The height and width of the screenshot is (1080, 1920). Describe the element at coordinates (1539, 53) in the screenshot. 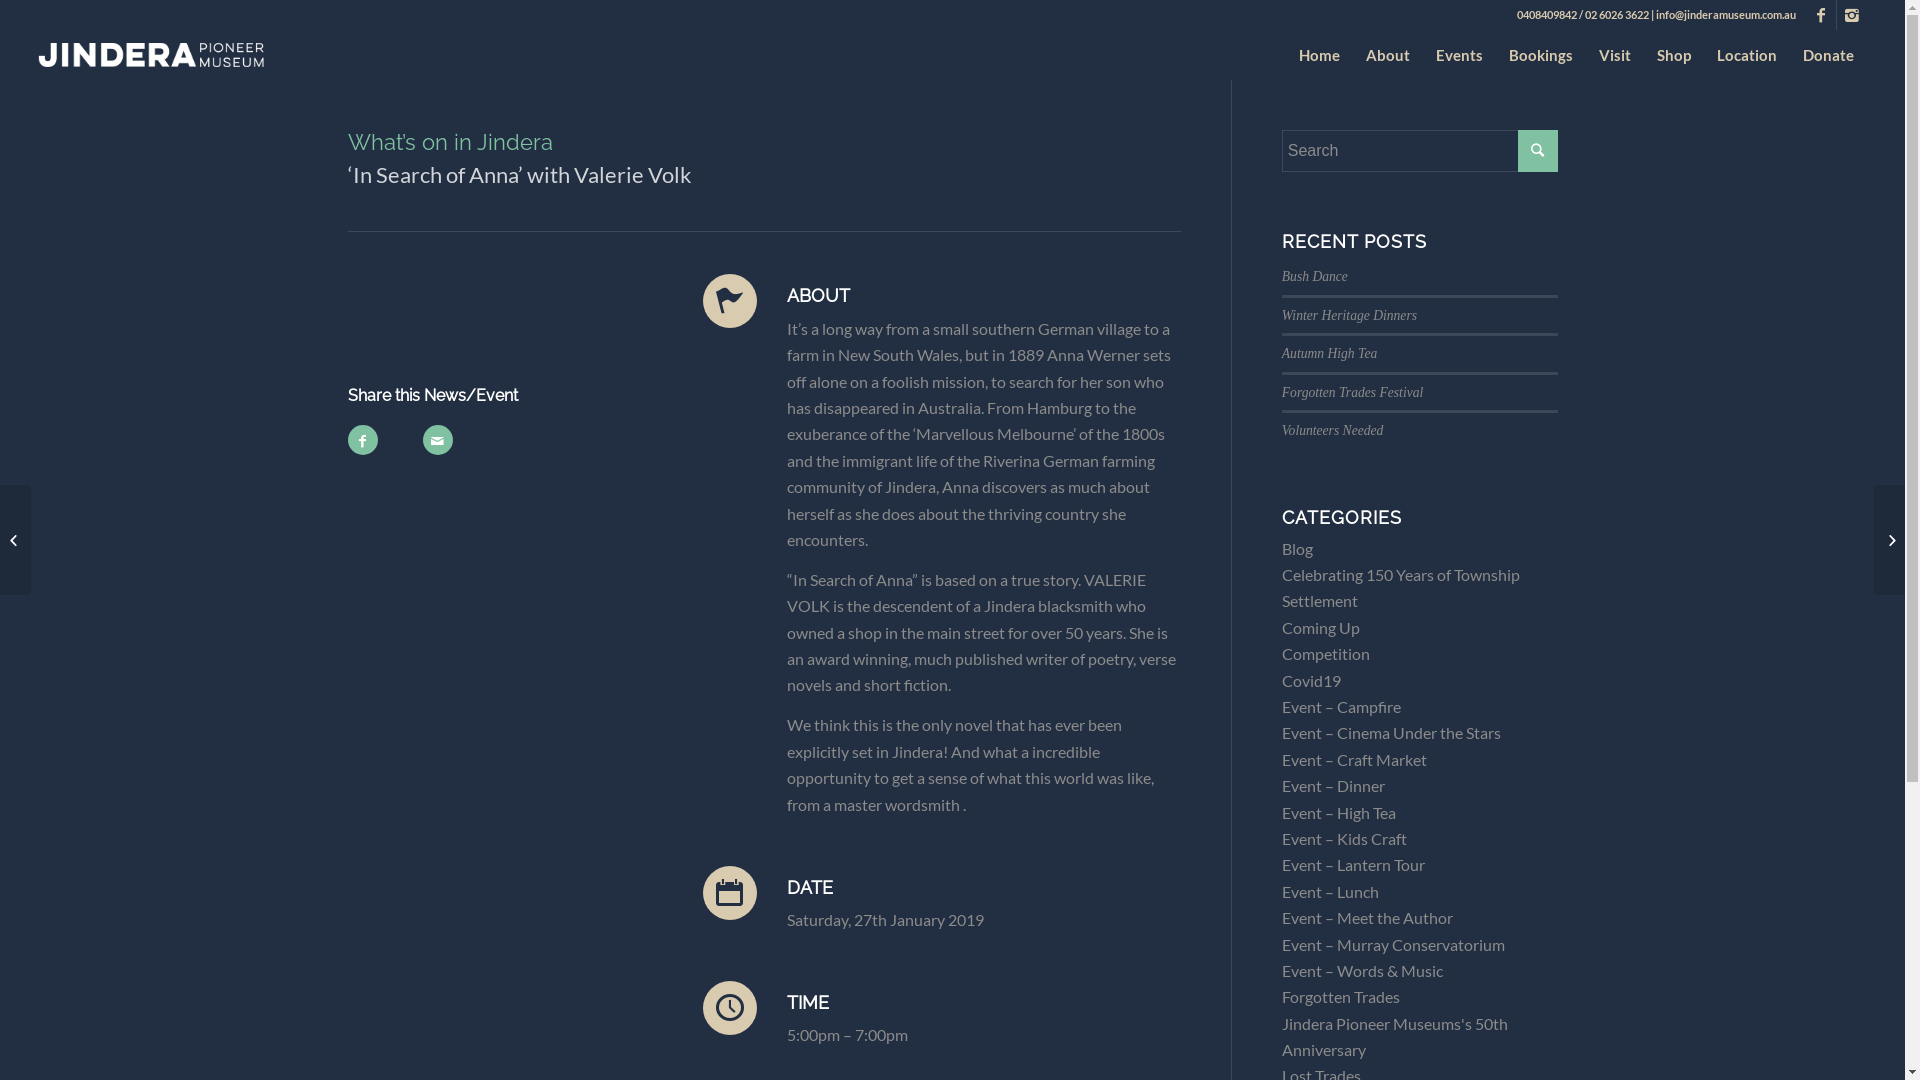

I see `'Bookings'` at that location.